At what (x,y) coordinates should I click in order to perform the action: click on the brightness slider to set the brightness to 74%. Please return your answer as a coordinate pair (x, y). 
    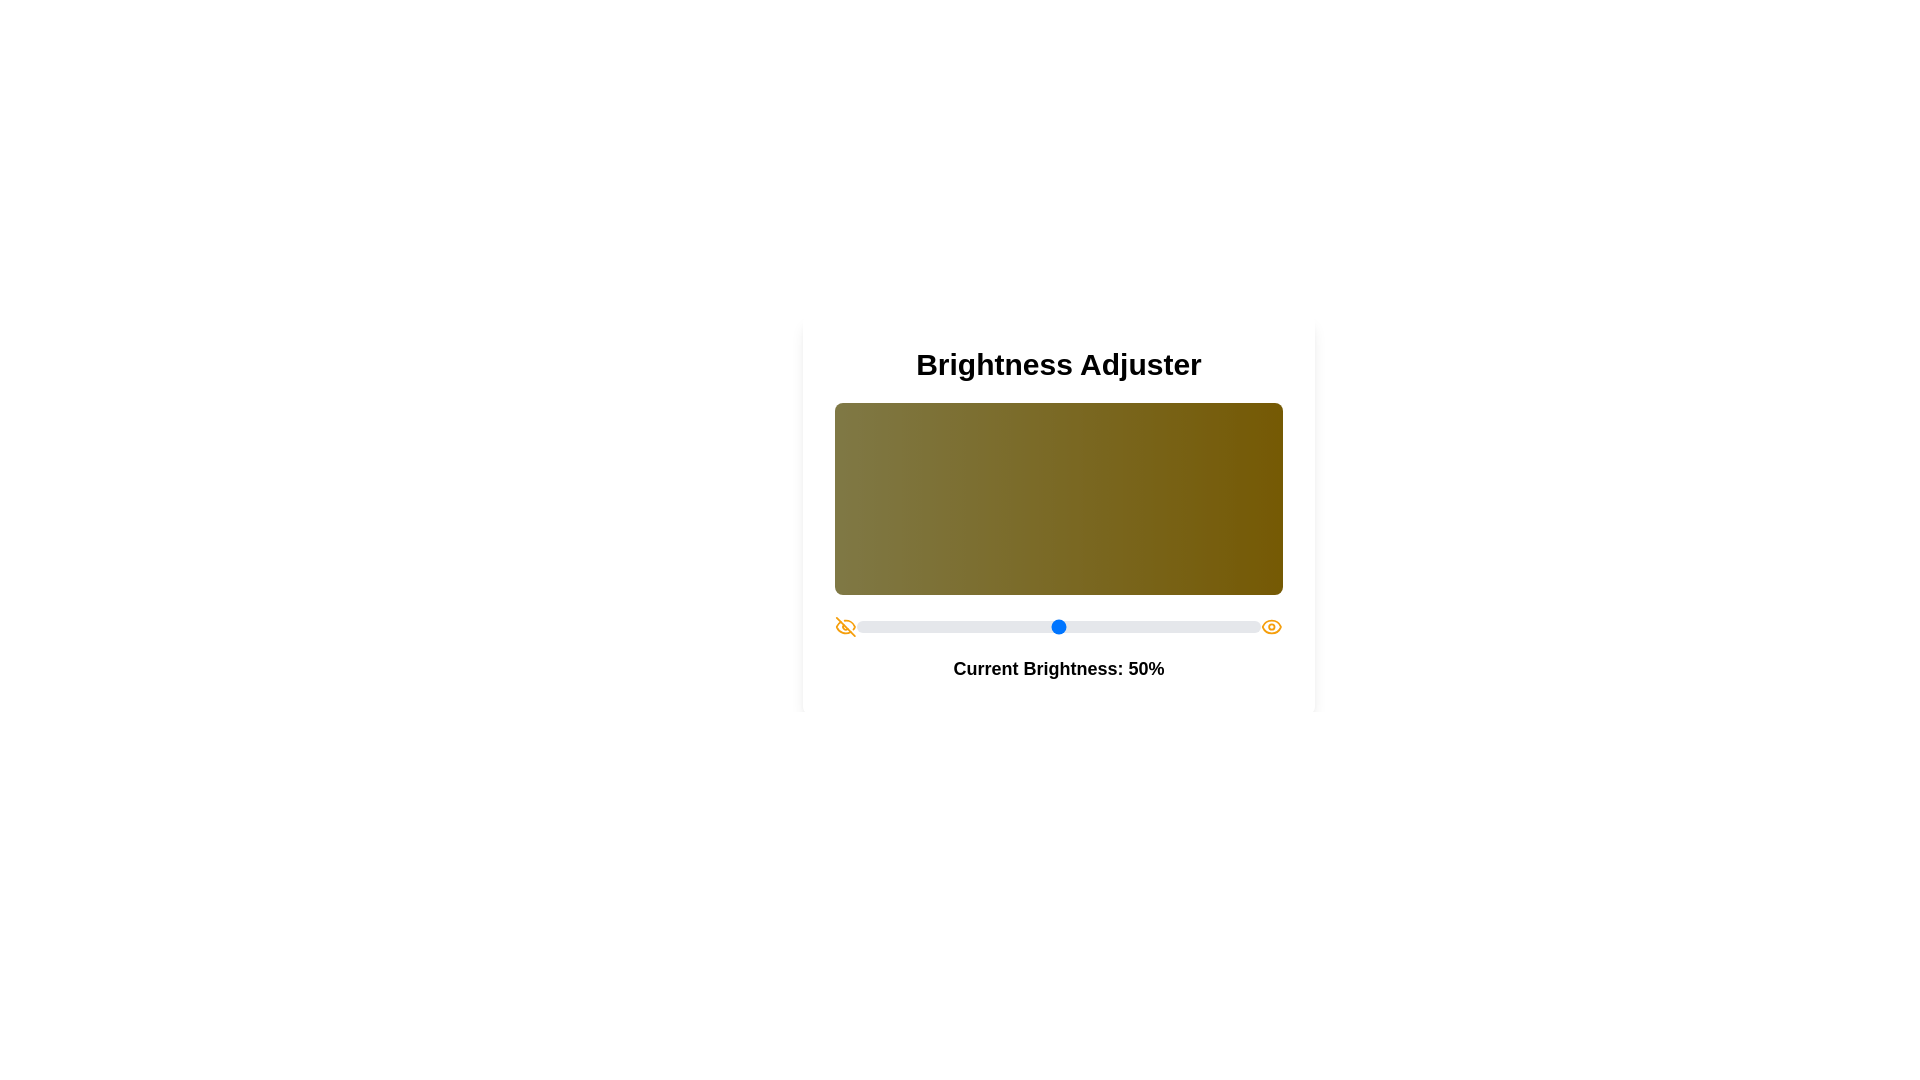
    Looking at the image, I should click on (1156, 626).